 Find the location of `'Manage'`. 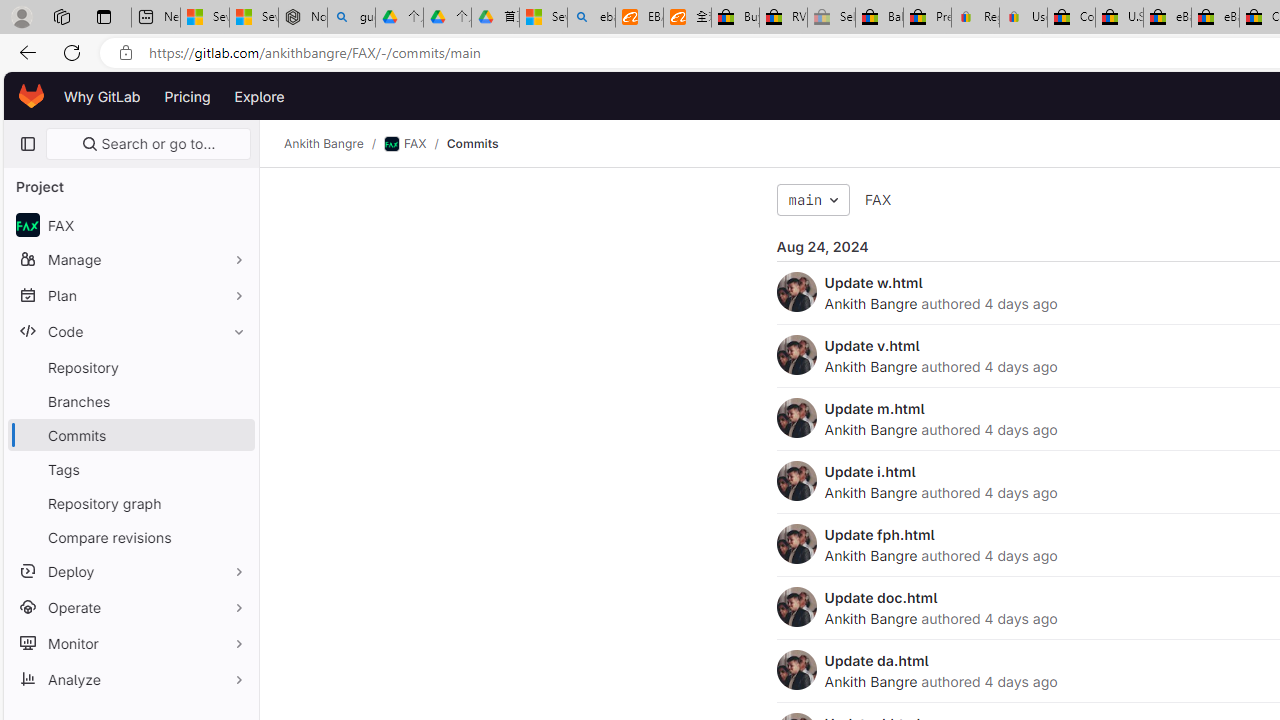

'Manage' is located at coordinates (130, 258).